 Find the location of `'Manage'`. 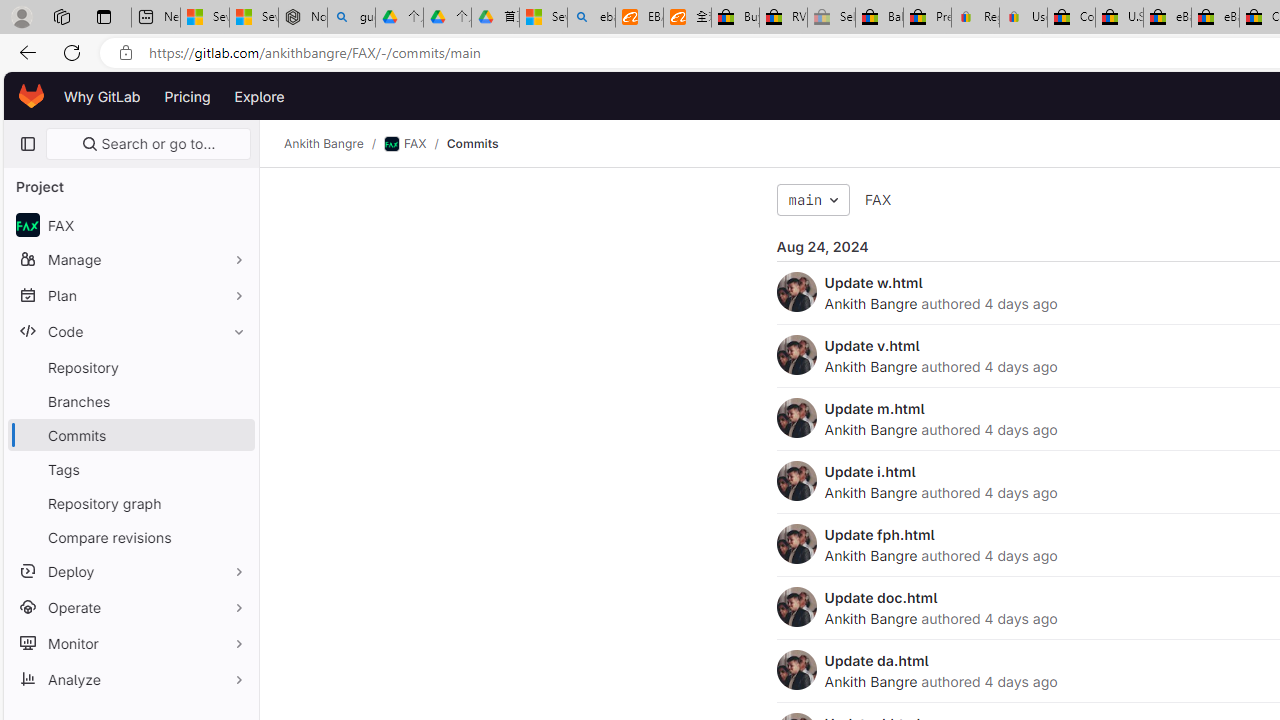

'Manage' is located at coordinates (130, 258).